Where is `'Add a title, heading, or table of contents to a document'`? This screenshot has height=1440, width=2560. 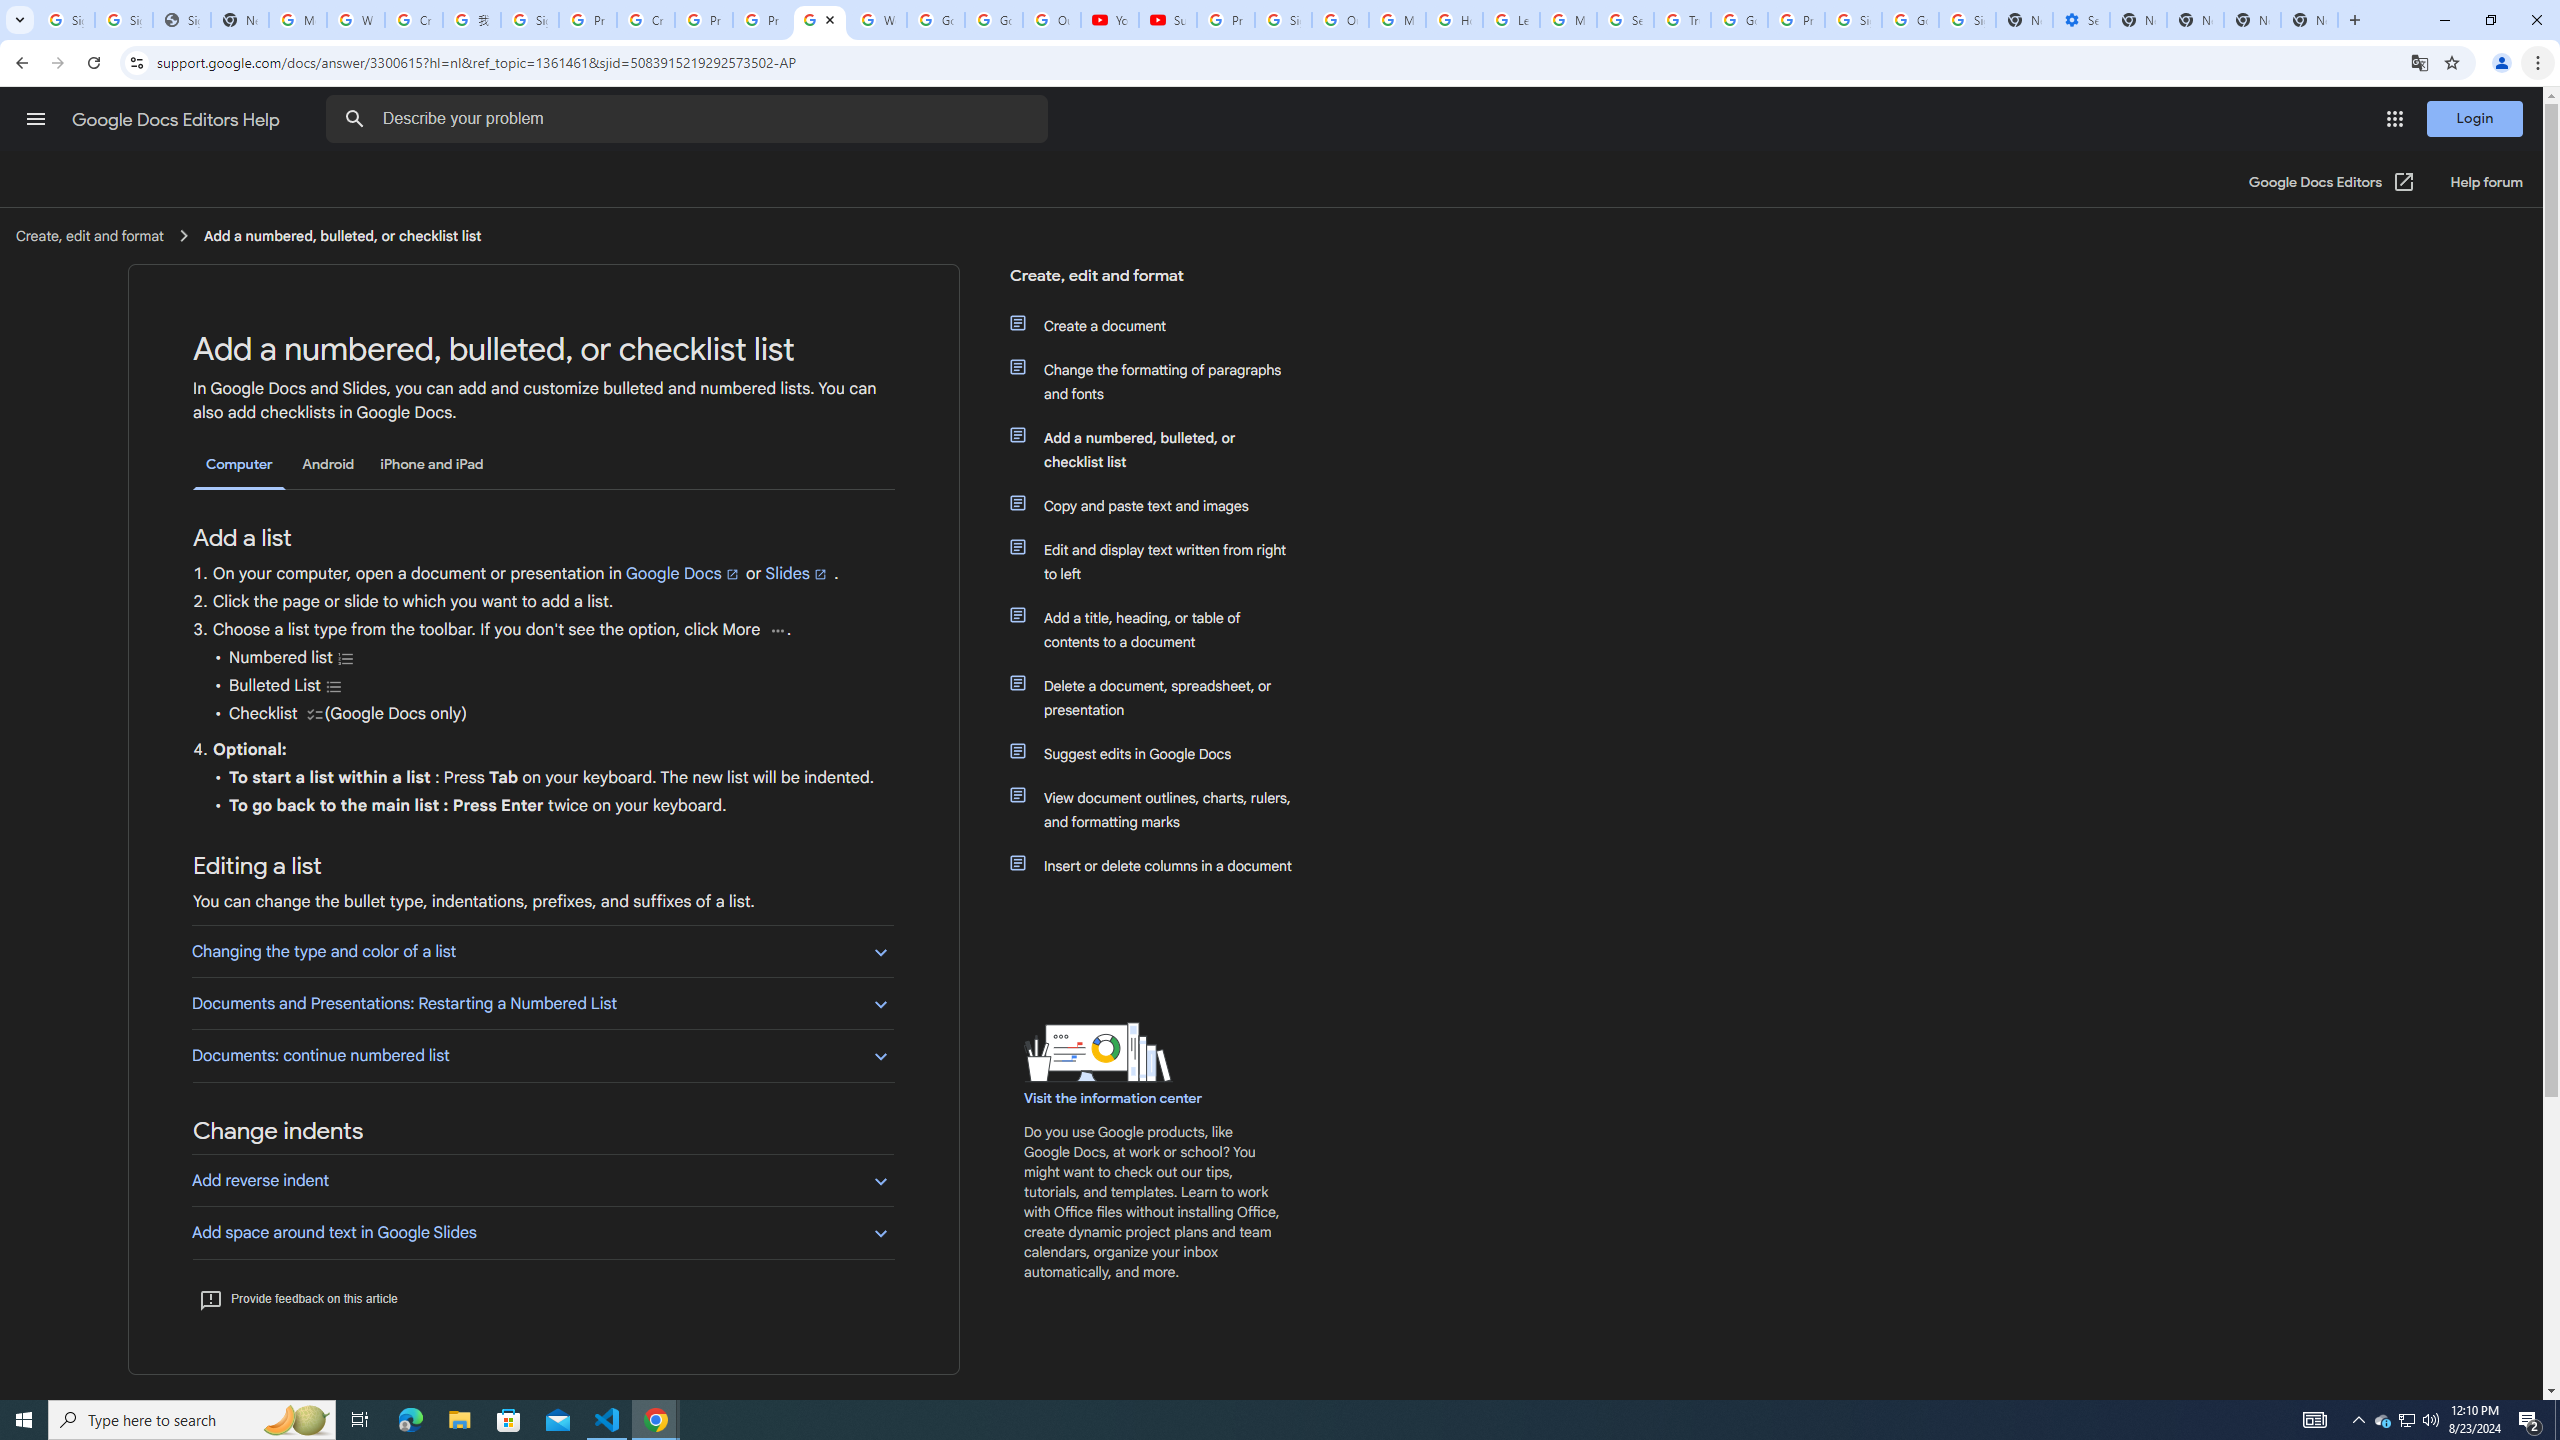 'Add a title, heading, or table of contents to a document' is located at coordinates (1162, 629).